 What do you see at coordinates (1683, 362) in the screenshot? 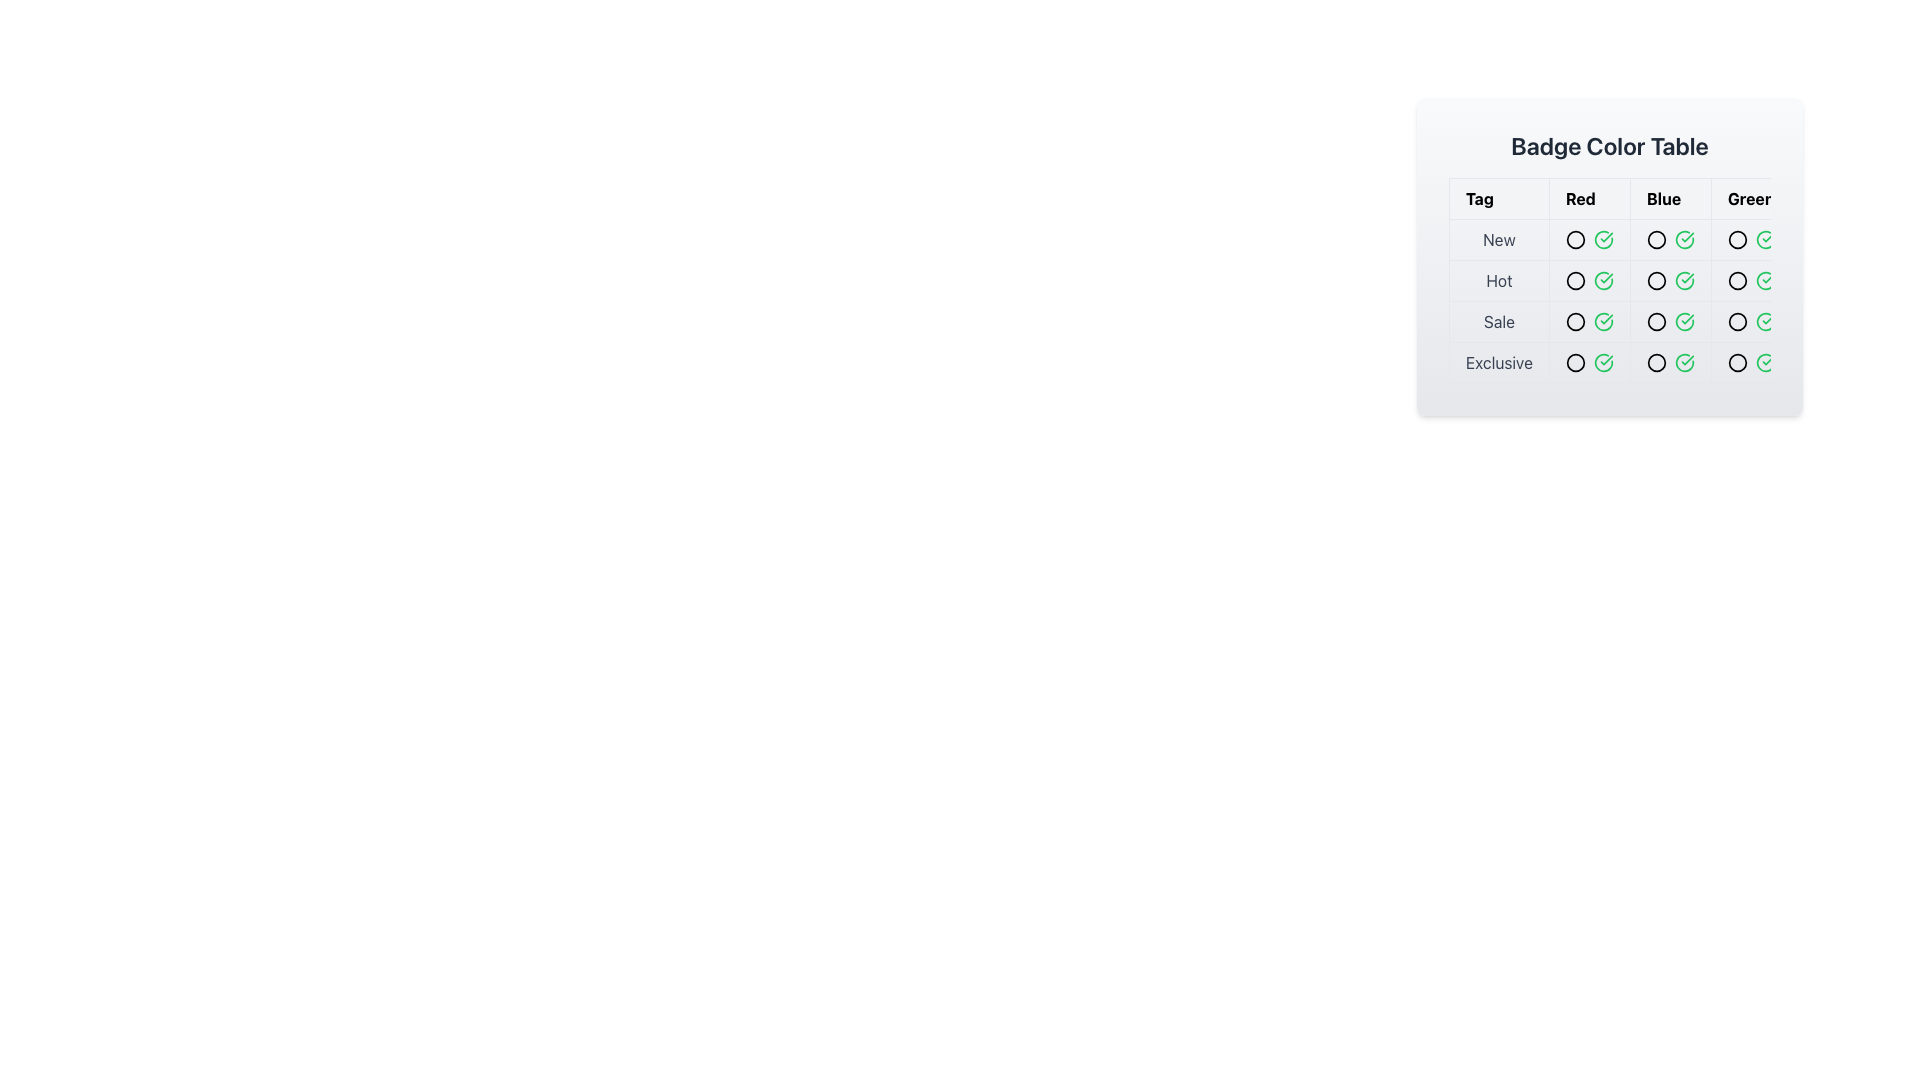
I see `the green icon indicating a valid state in the 'Badge Color Table' under the 'Exclusive' row` at bounding box center [1683, 362].